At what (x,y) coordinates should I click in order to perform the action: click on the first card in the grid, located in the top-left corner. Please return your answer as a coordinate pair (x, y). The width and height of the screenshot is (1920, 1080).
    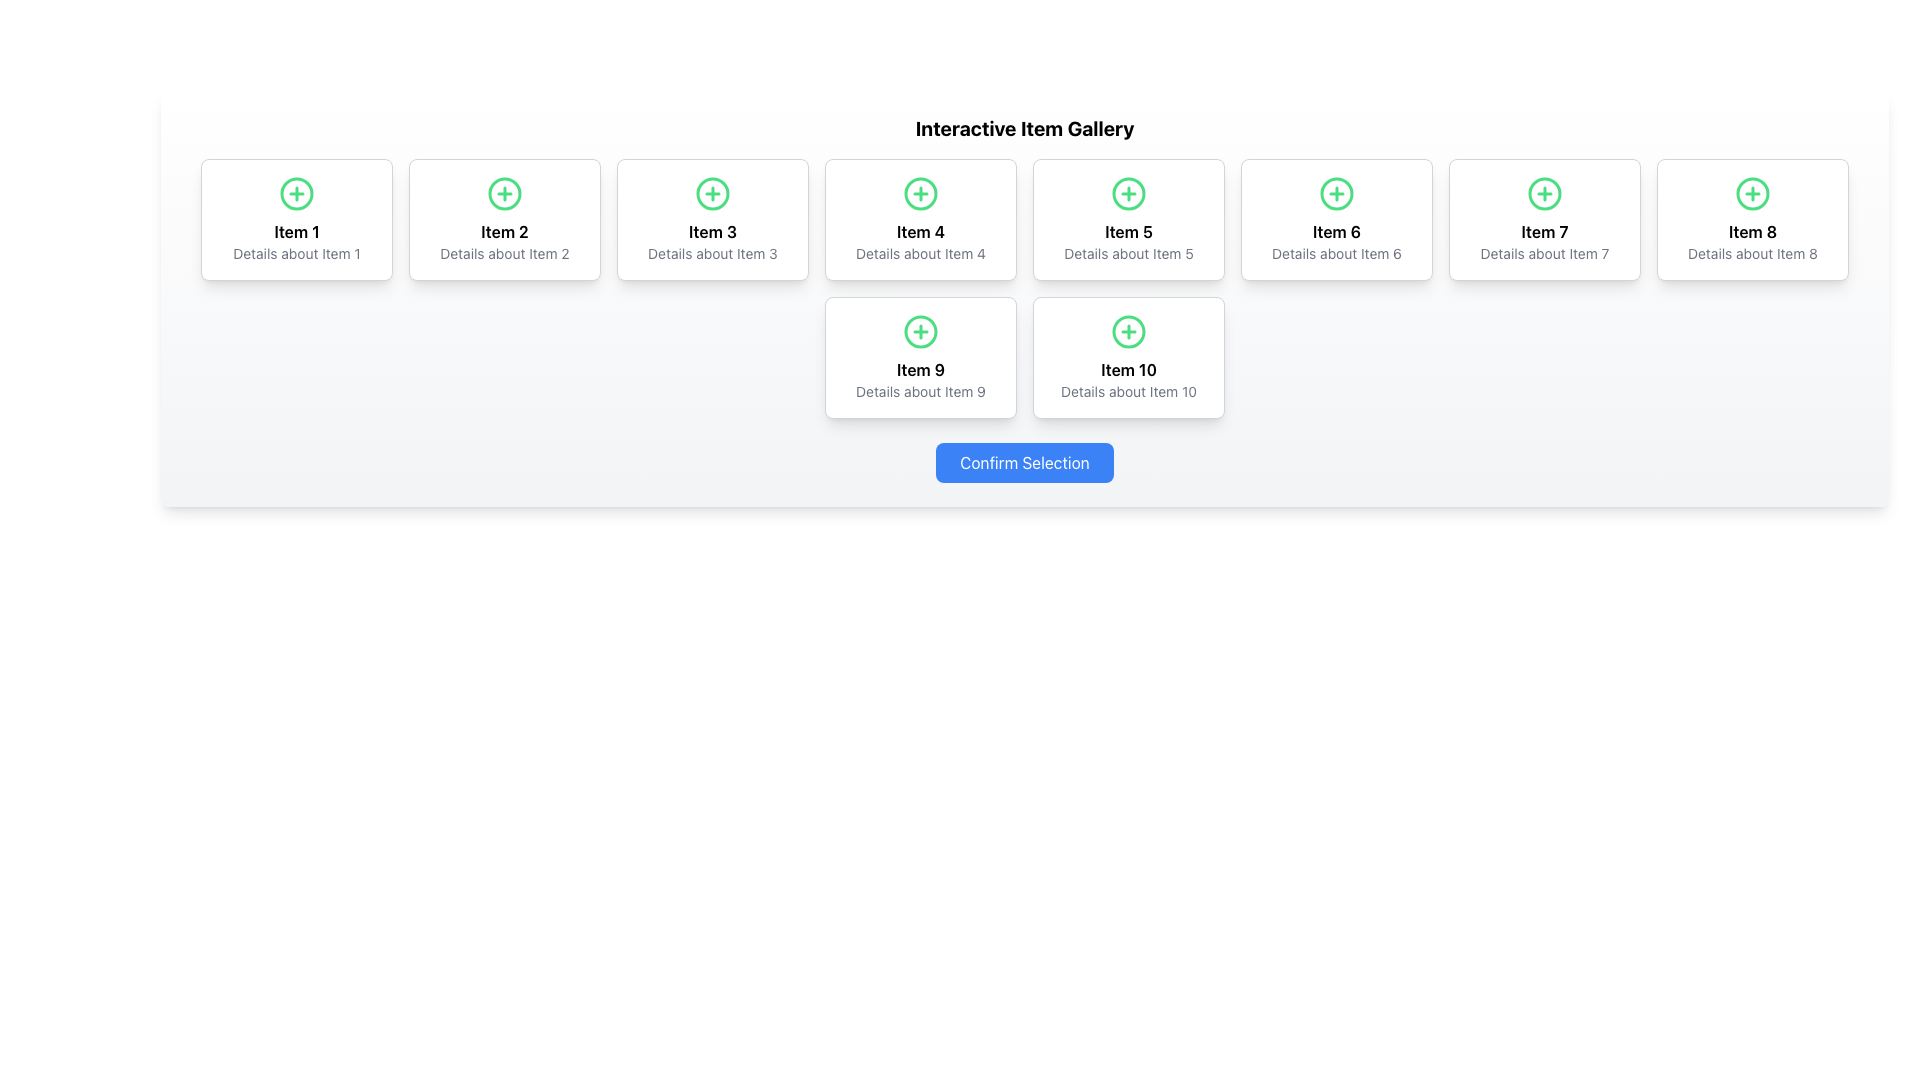
    Looking at the image, I should click on (296, 219).